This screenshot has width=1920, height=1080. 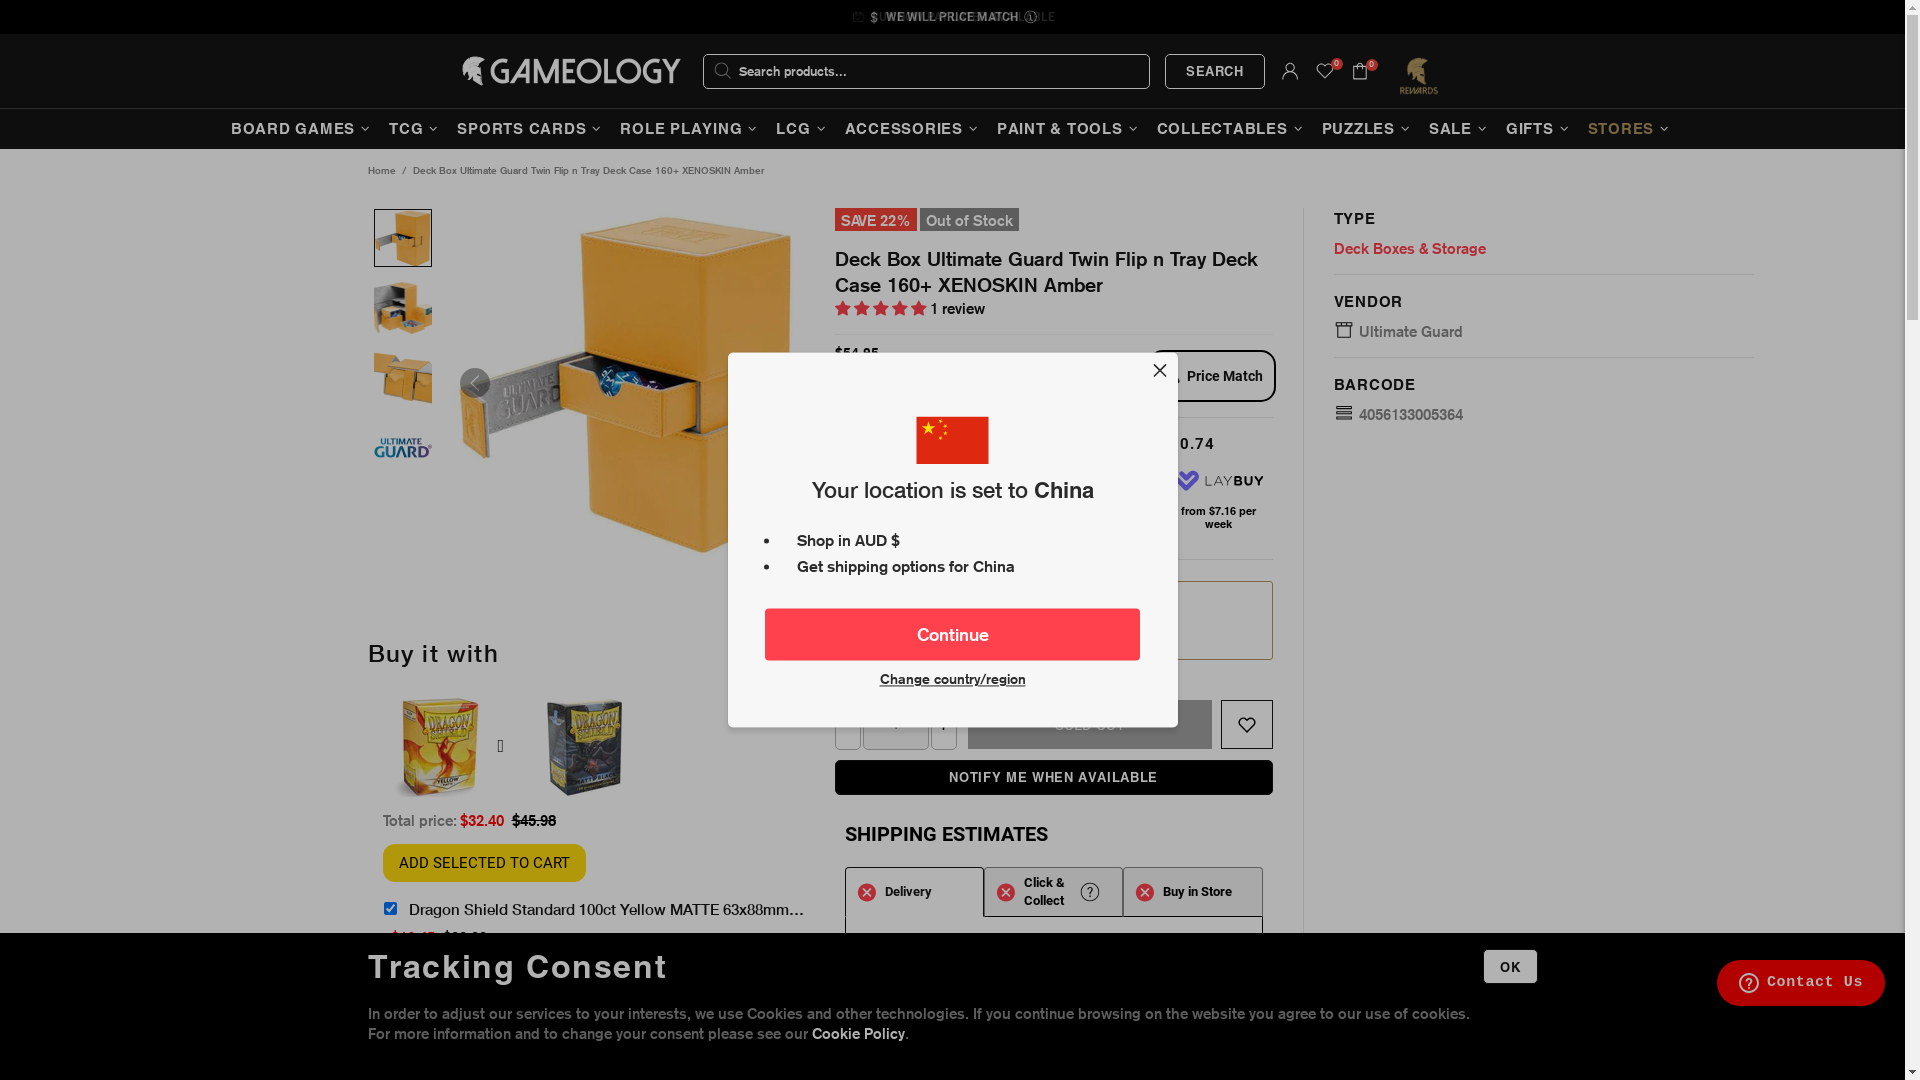 I want to click on 'NOTIFY ME WHEN AVAILABLE', so click(x=1053, y=776).